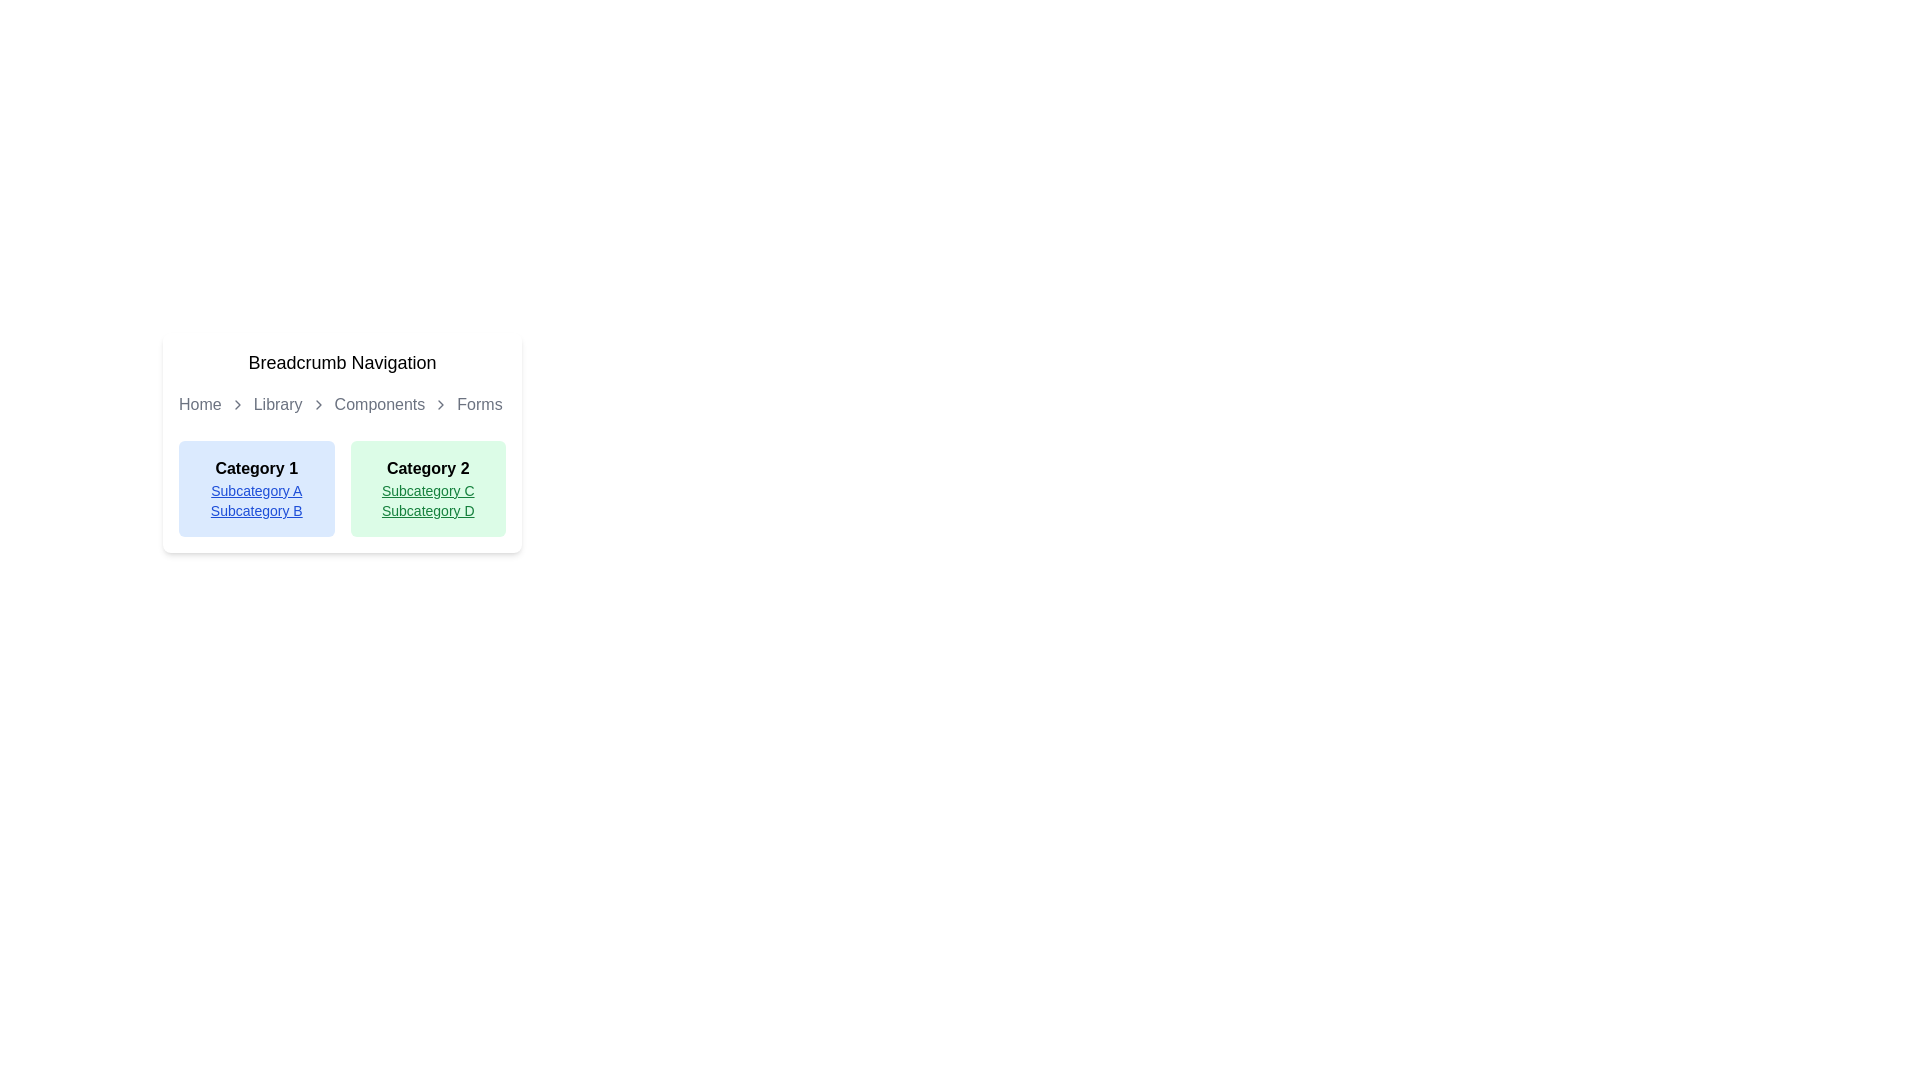 This screenshot has height=1080, width=1920. Describe the element at coordinates (427, 469) in the screenshot. I see `the static text element displaying 'Category 2' in bold at the top of its green card` at that location.